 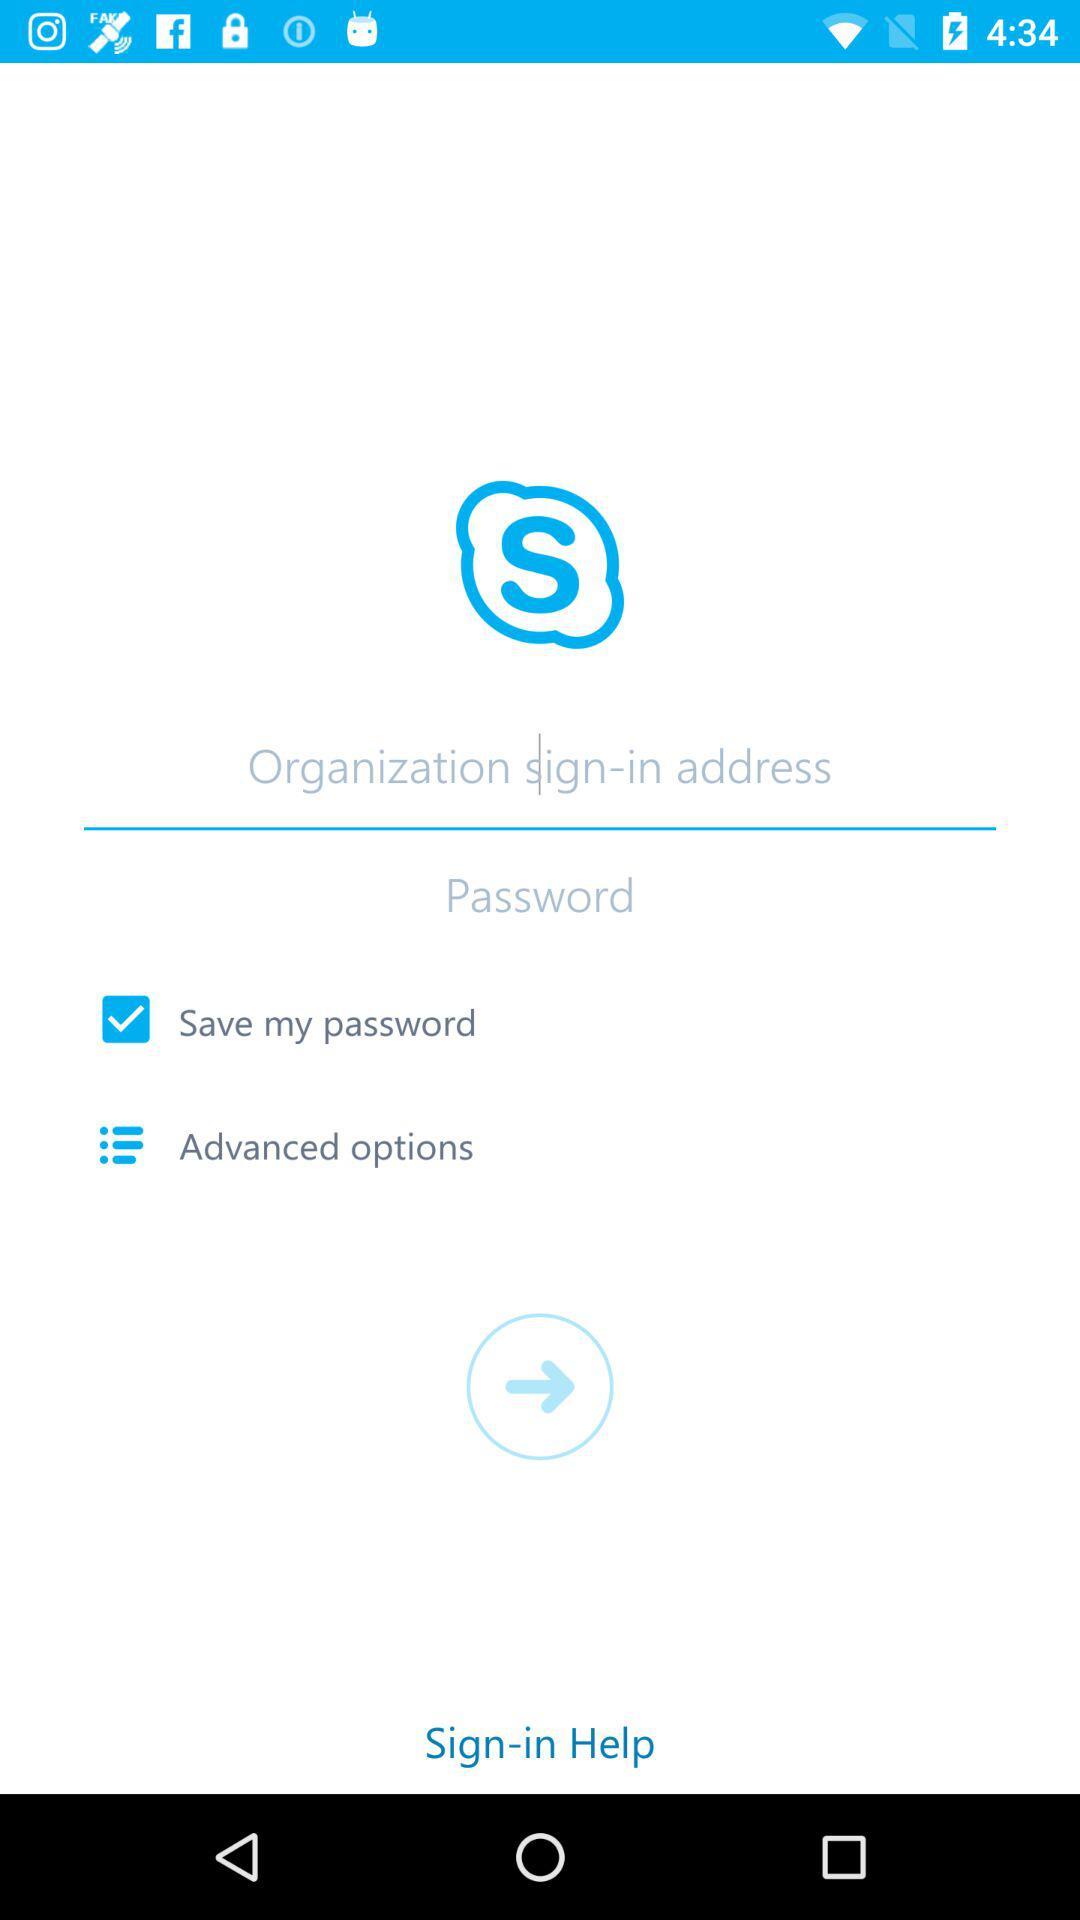 What do you see at coordinates (126, 1019) in the screenshot?
I see `app next to save my password` at bounding box center [126, 1019].